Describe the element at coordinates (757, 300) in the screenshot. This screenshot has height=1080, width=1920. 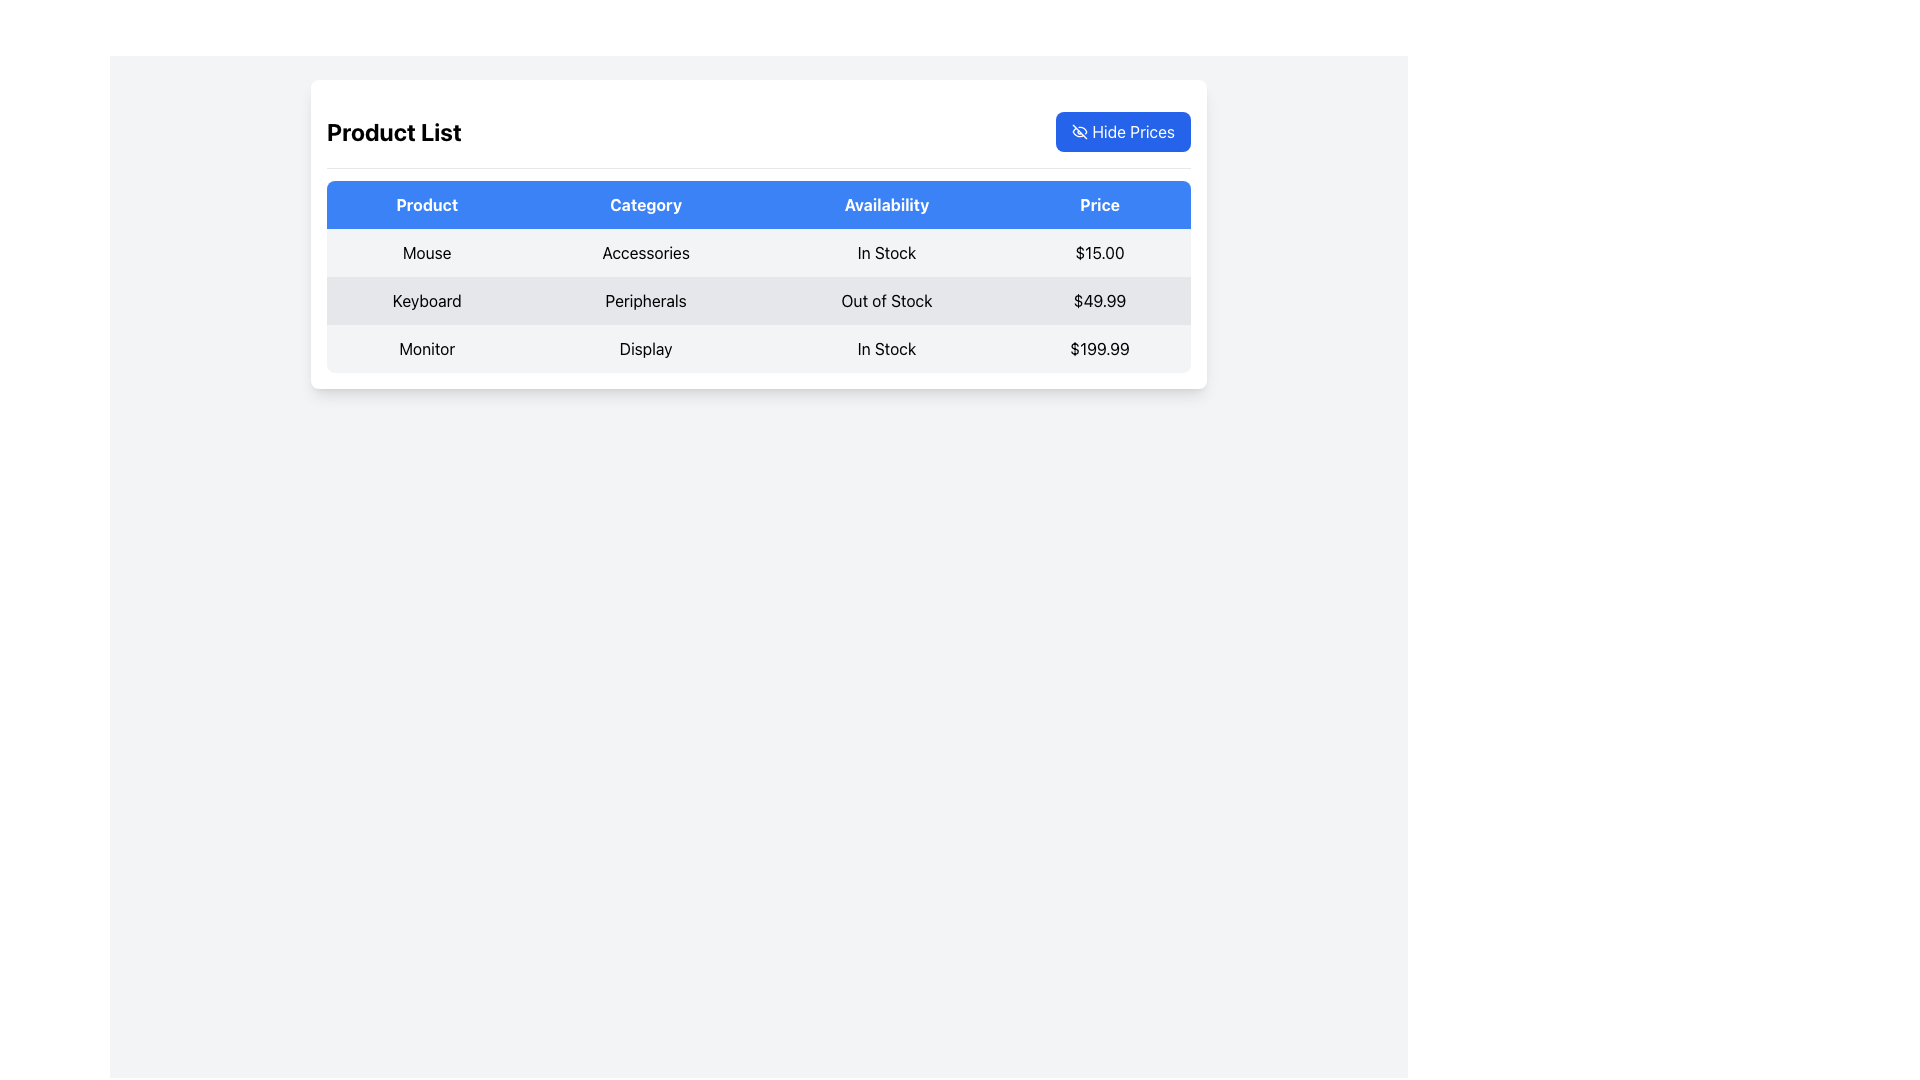
I see `the second row in the product table containing the items 'Keyboard', 'Peripherals', 'Out of Stock', and '$49.99'` at that location.